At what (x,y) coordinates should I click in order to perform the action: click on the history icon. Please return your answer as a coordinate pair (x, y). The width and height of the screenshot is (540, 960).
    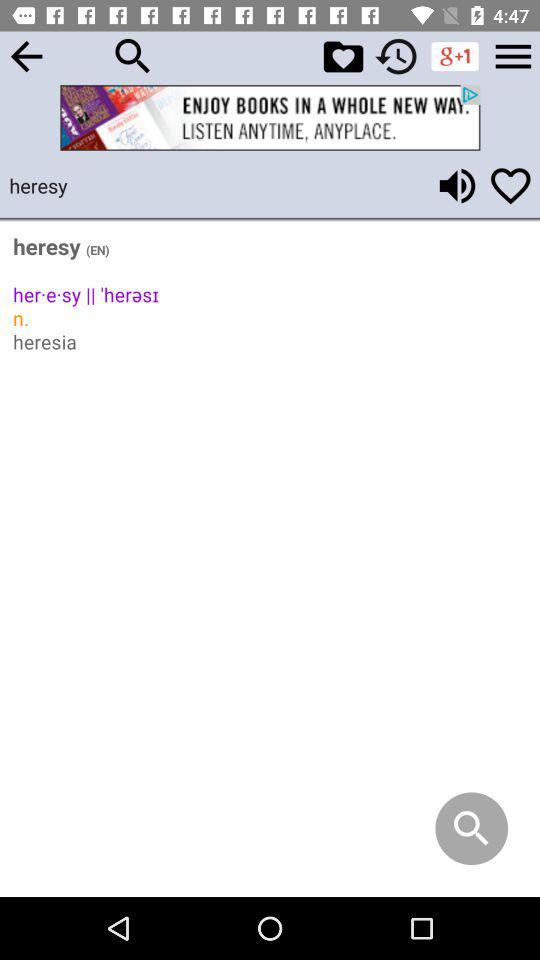
    Looking at the image, I should click on (396, 55).